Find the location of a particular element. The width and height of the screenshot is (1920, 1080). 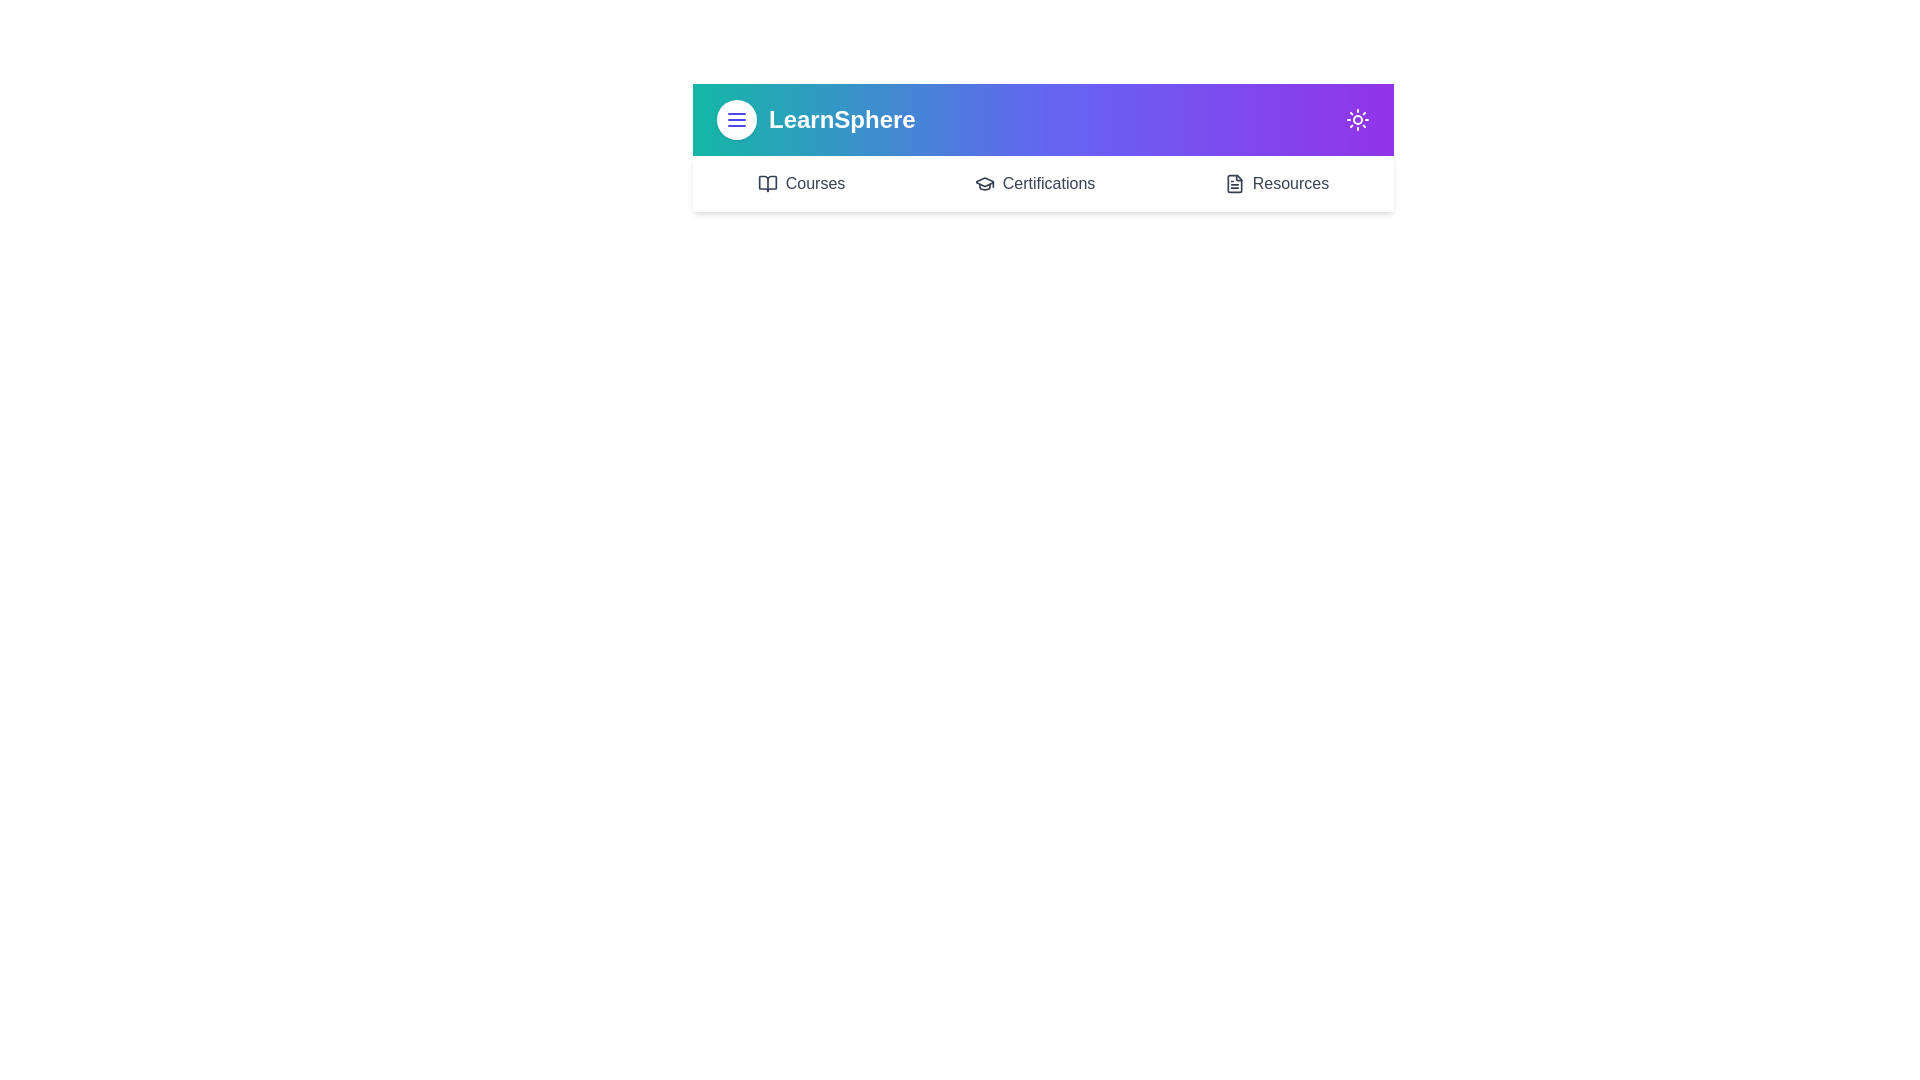

the 'Certifications' navigation link is located at coordinates (1035, 184).